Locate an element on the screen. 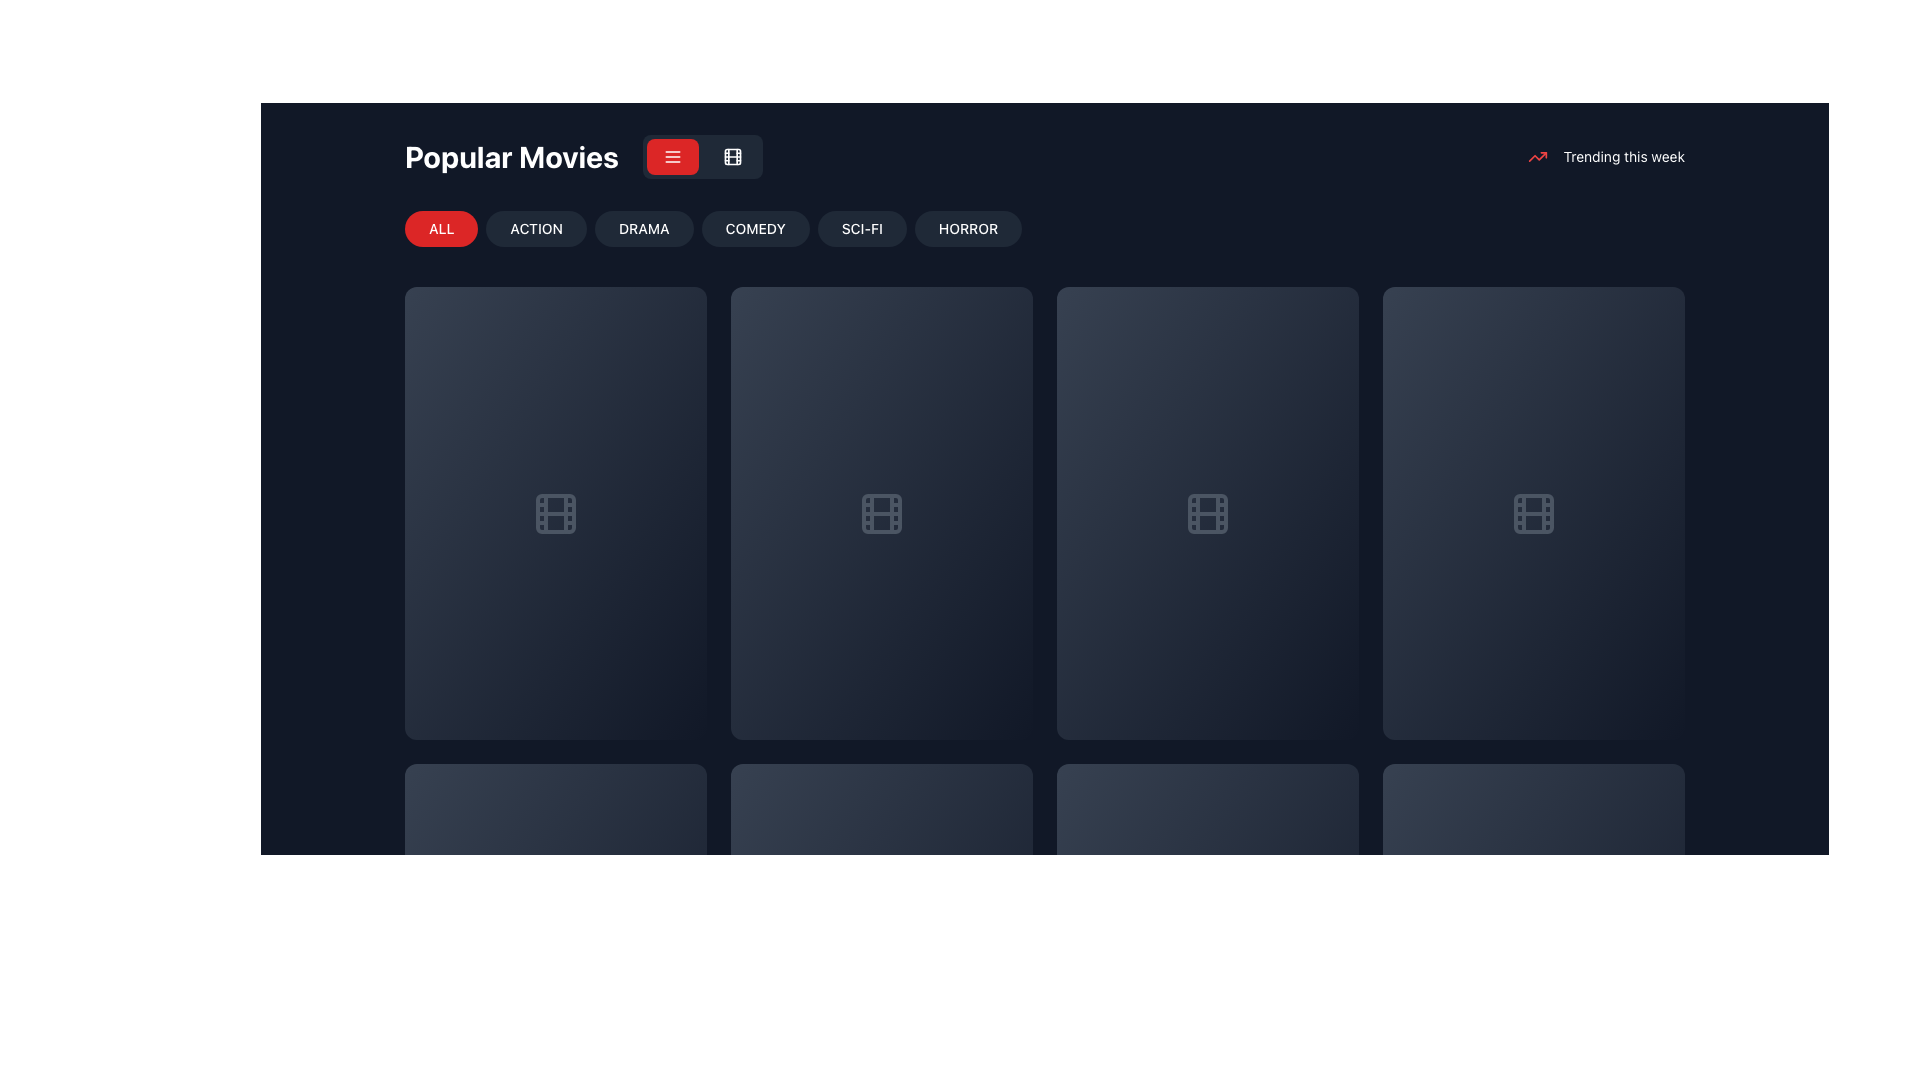 This screenshot has height=1080, width=1920. the filtering button located in the upper-middle section of the page, below the title 'Popular Movies', to filter items by action category is located at coordinates (536, 227).